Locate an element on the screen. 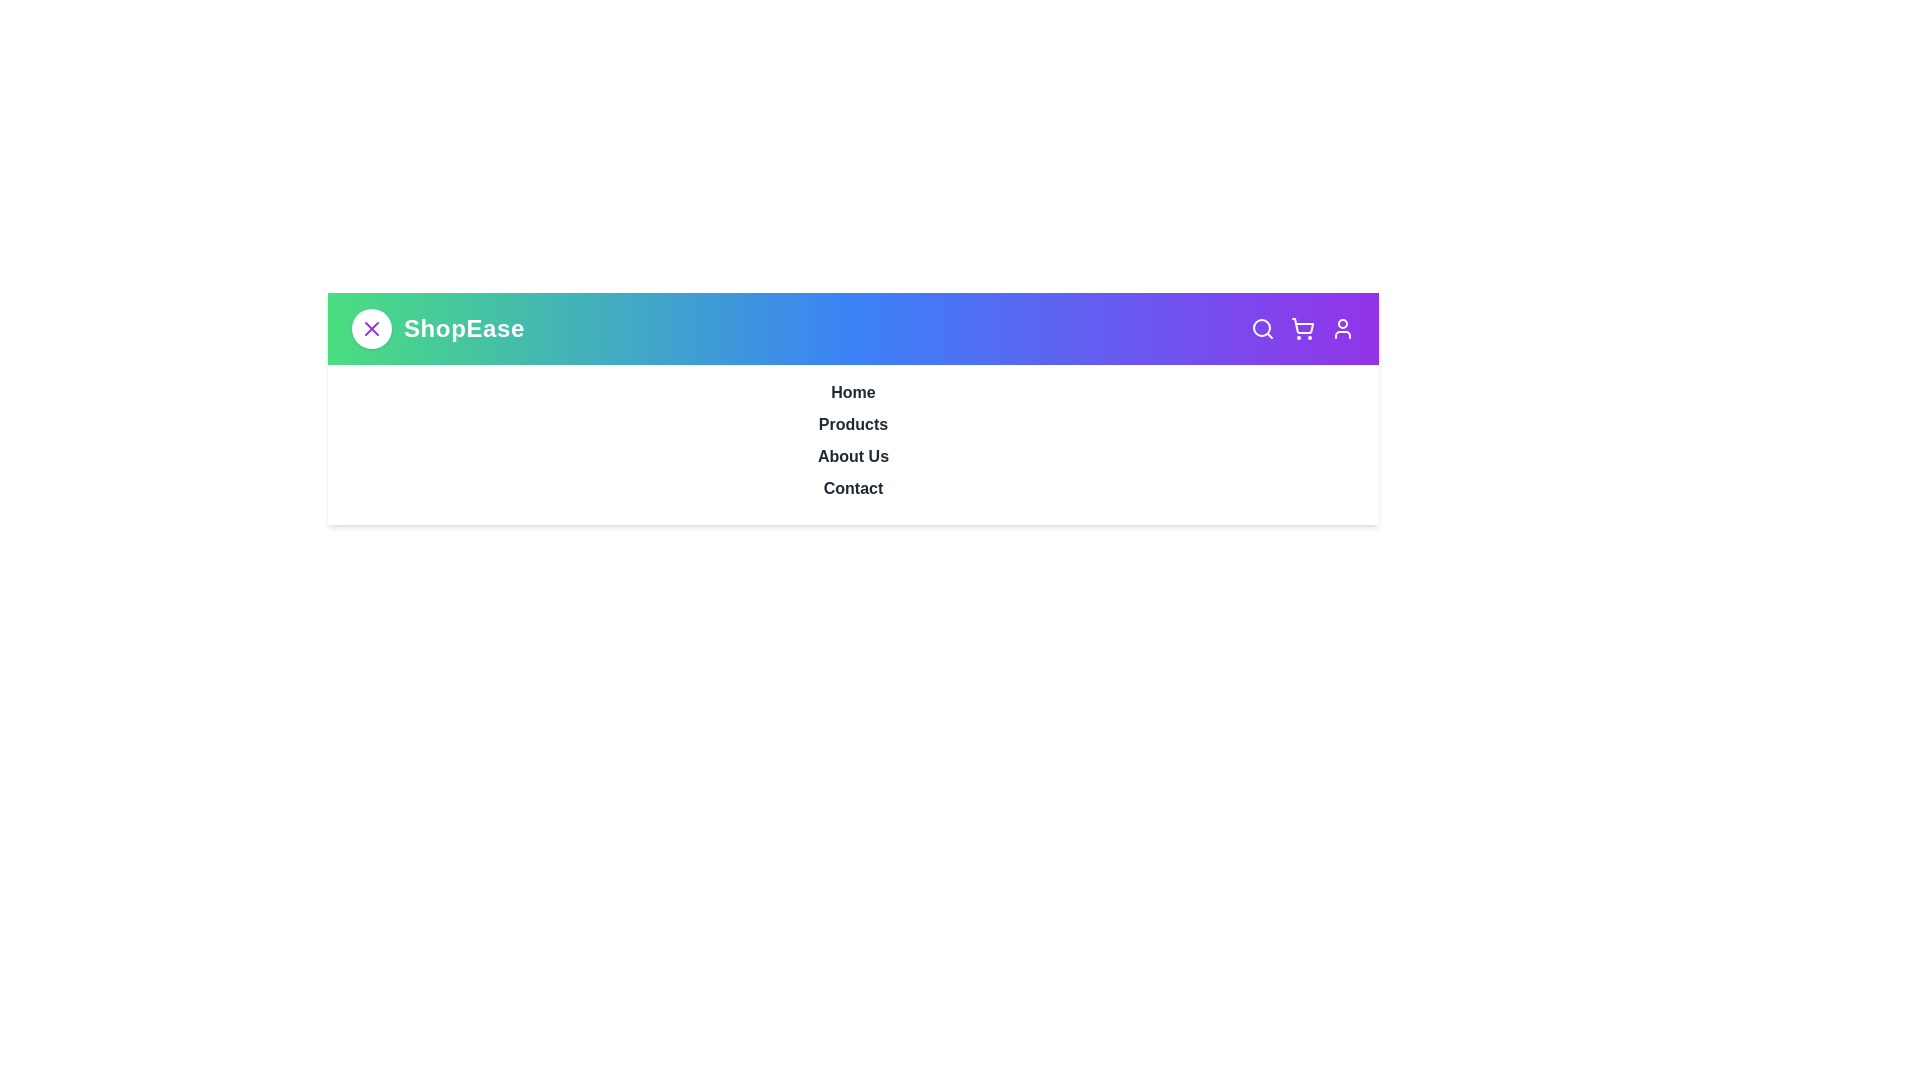  the toggle button to toggle the menu visibility is located at coordinates (372, 327).